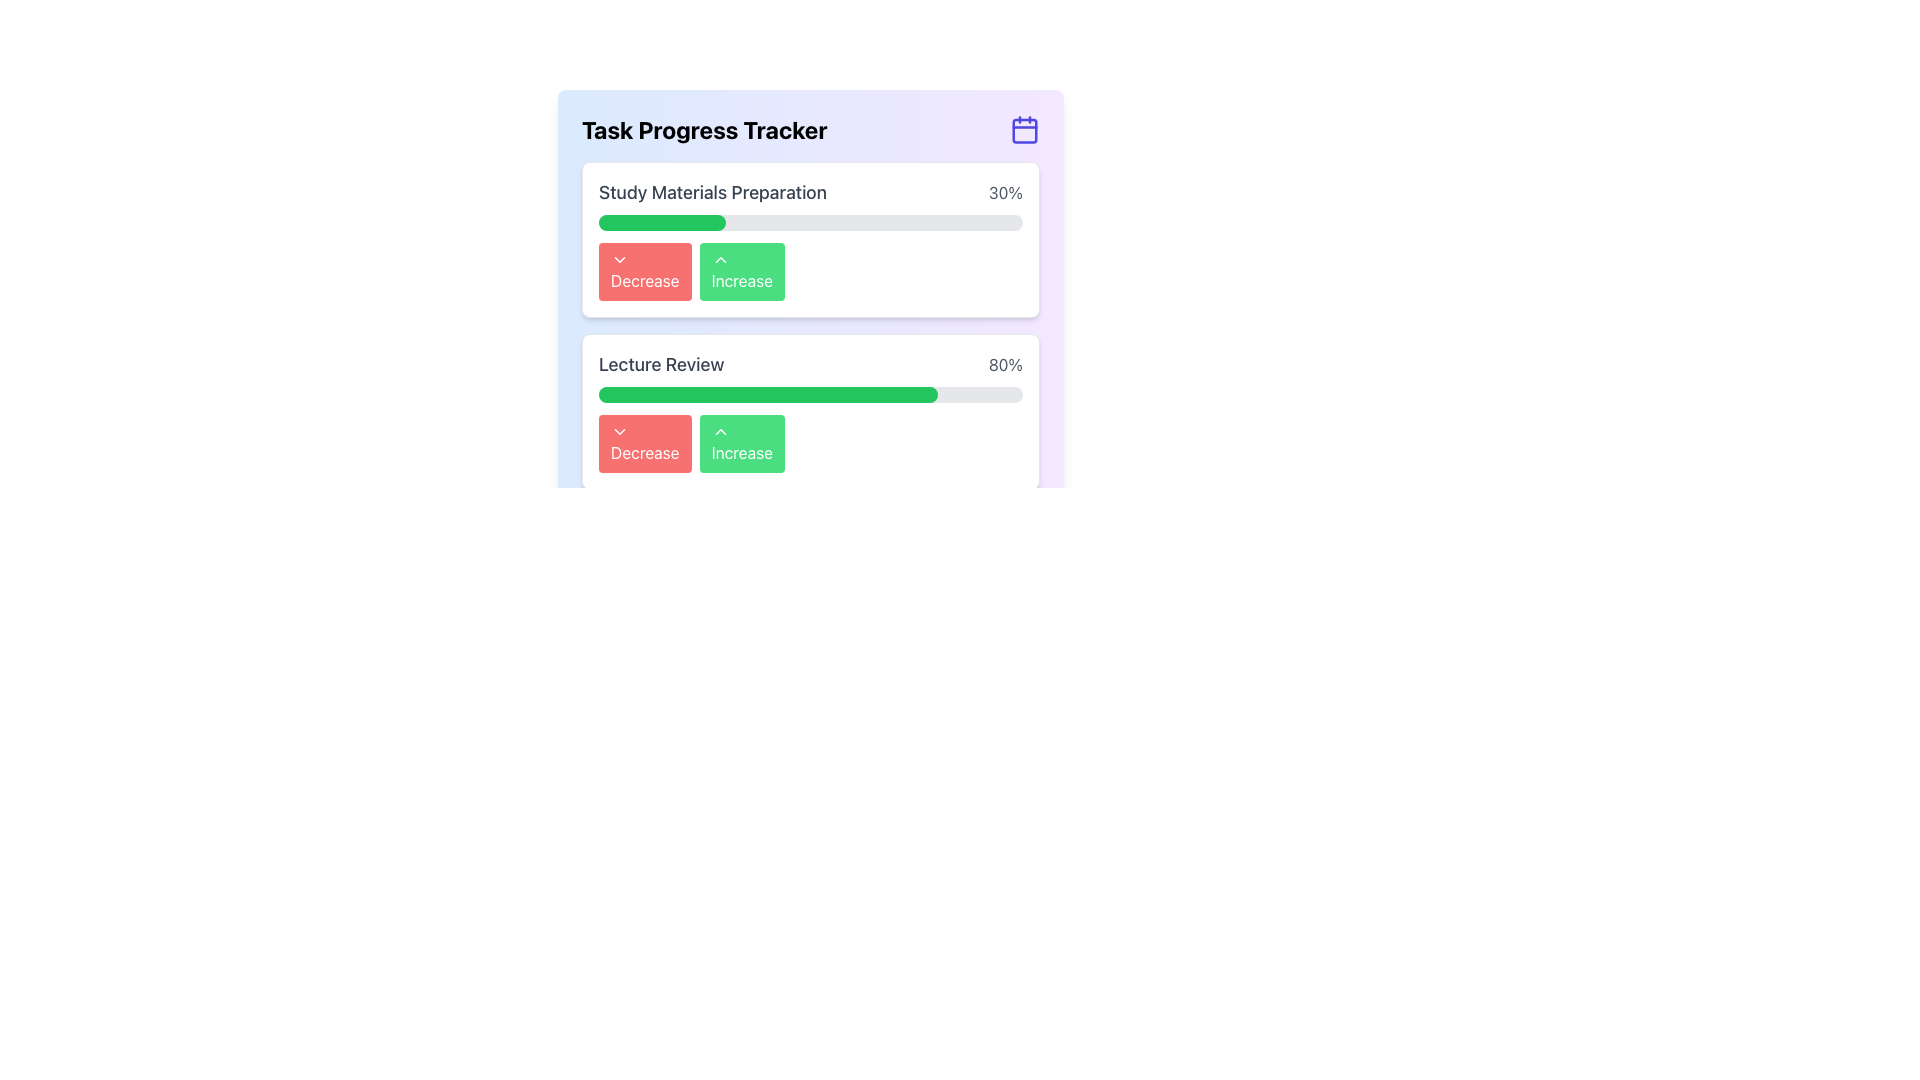  I want to click on the visual feedback of the downward-facing chevron icon inside the red 'Decrease' button labeled with white text, positioned in the bottom row of the panel for the 'Lecture Review' task, so click(618, 431).